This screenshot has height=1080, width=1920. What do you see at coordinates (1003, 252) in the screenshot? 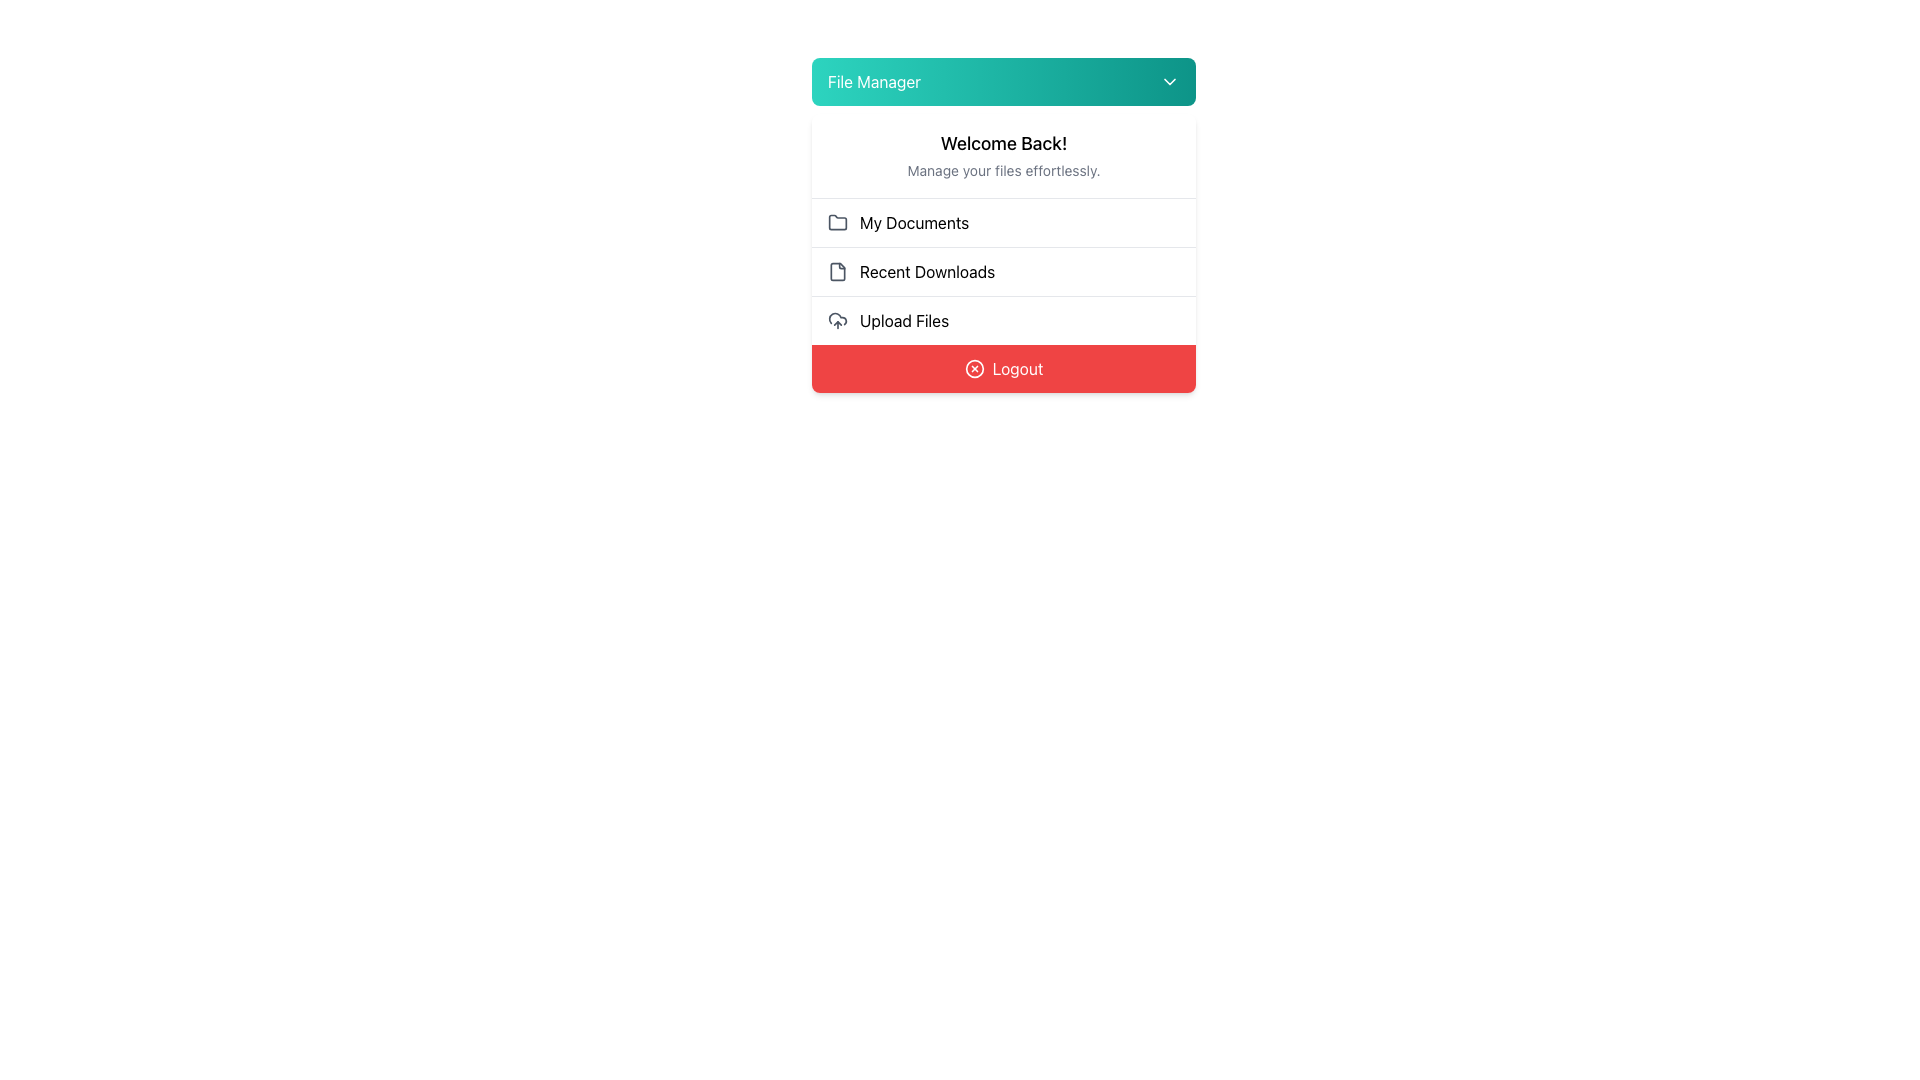
I see `the 'Recent Downloads' menu item, which is styled with padding and hover effects, located in the dropdown panel labeled 'Welcome Back!', positioned below 'My Documents' and above 'Upload Files'` at bounding box center [1003, 252].